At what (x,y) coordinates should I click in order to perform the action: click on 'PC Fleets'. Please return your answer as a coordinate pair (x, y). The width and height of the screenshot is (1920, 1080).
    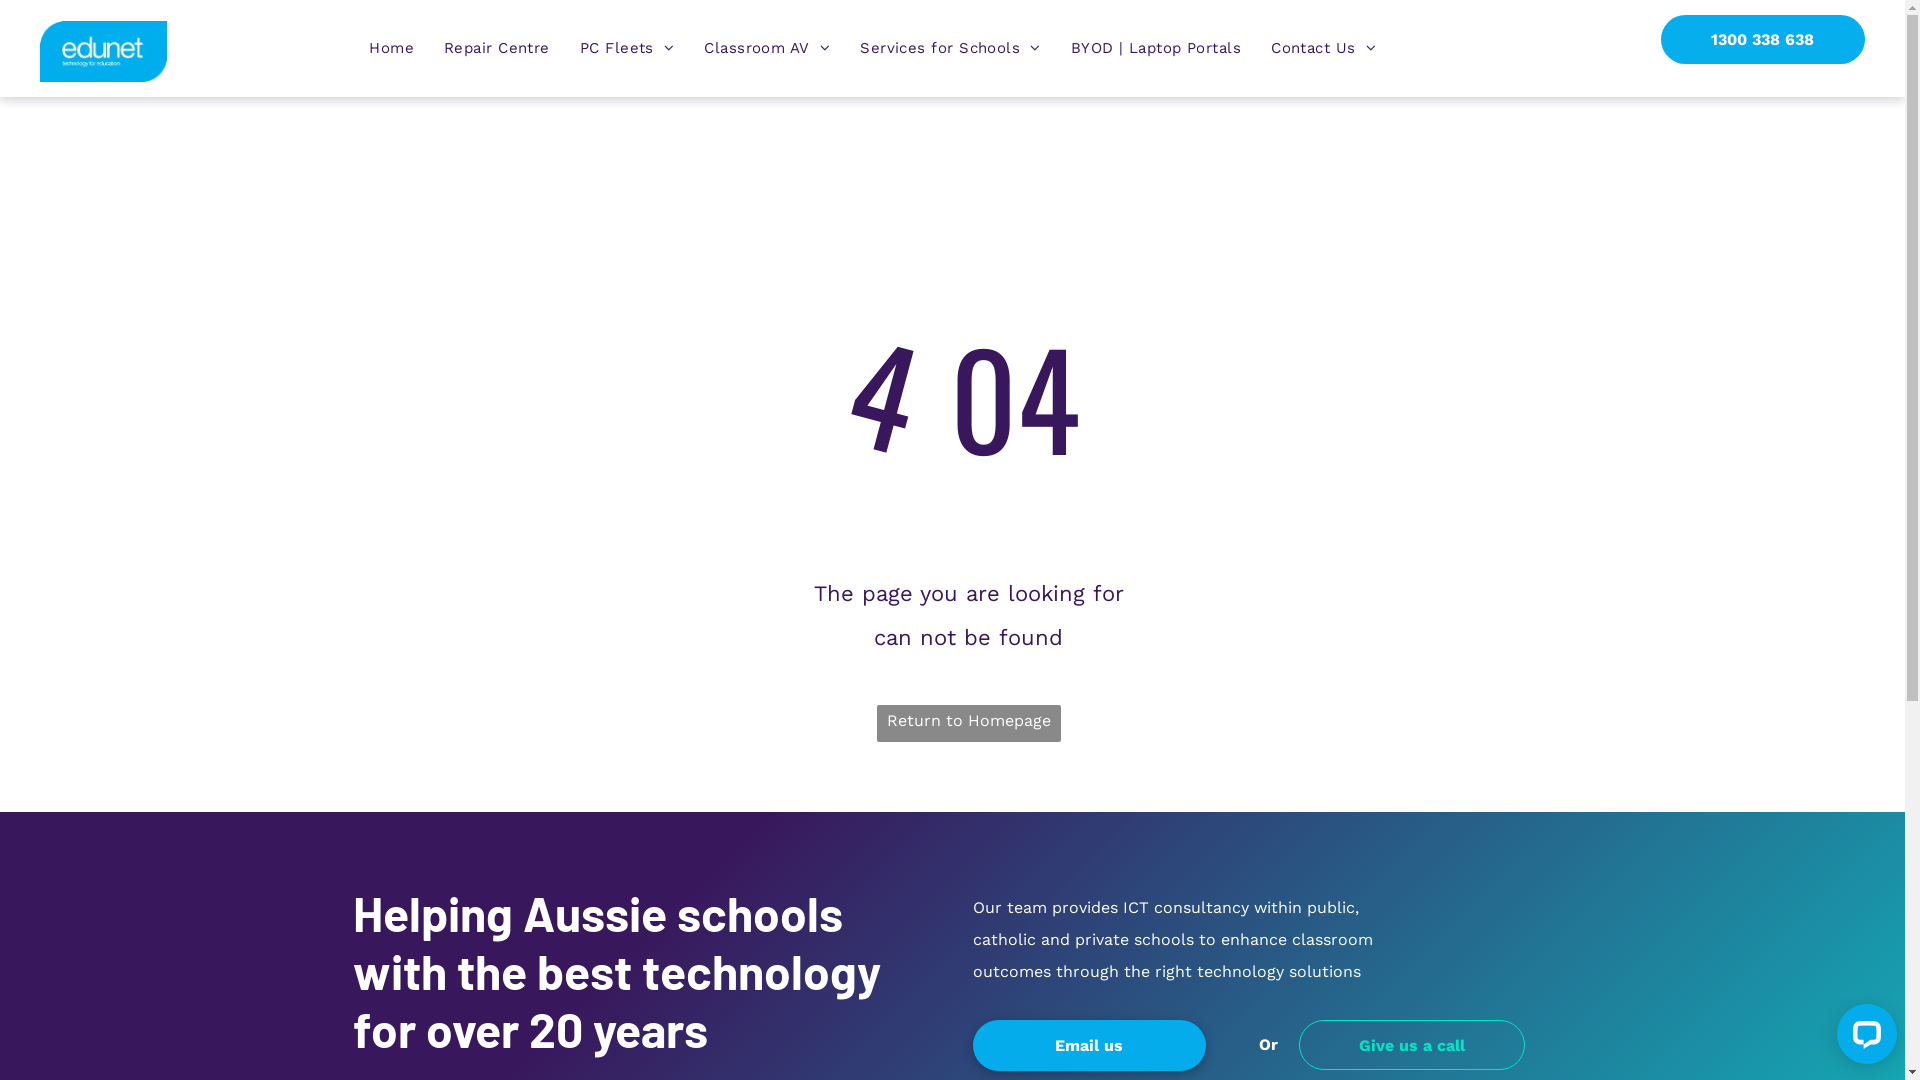
    Looking at the image, I should click on (626, 46).